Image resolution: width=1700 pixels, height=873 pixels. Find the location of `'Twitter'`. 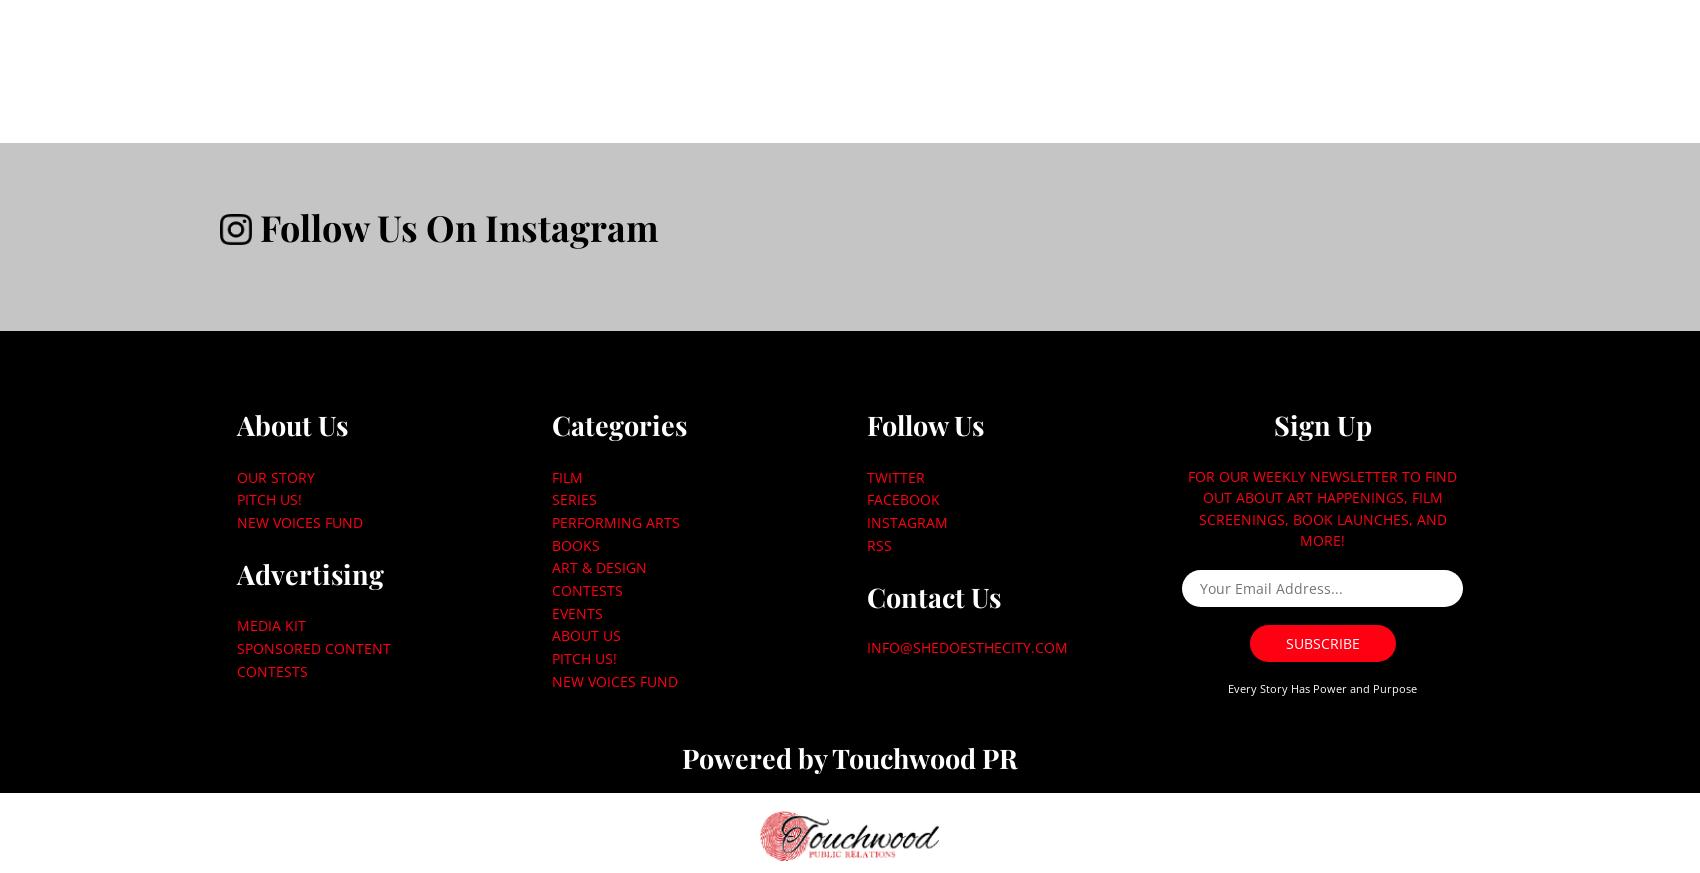

'Twitter' is located at coordinates (895, 476).